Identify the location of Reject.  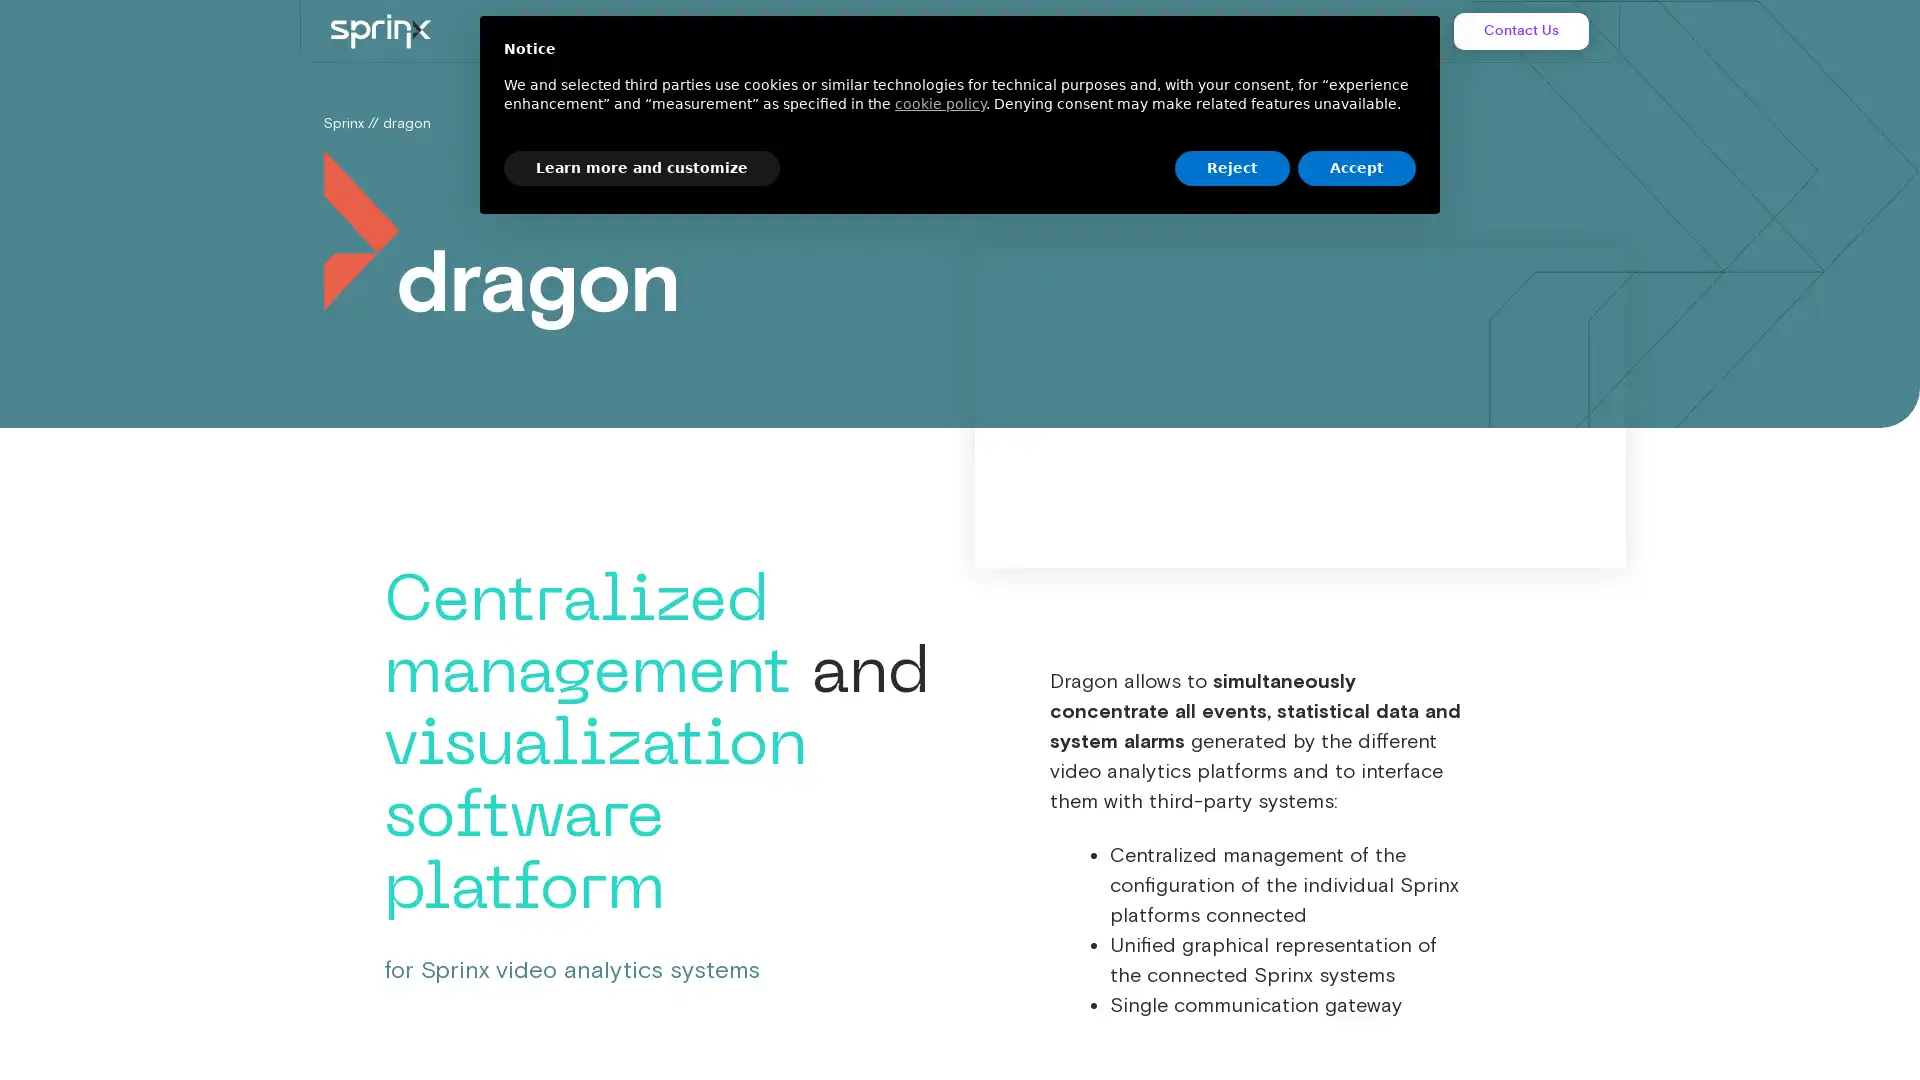
(1231, 167).